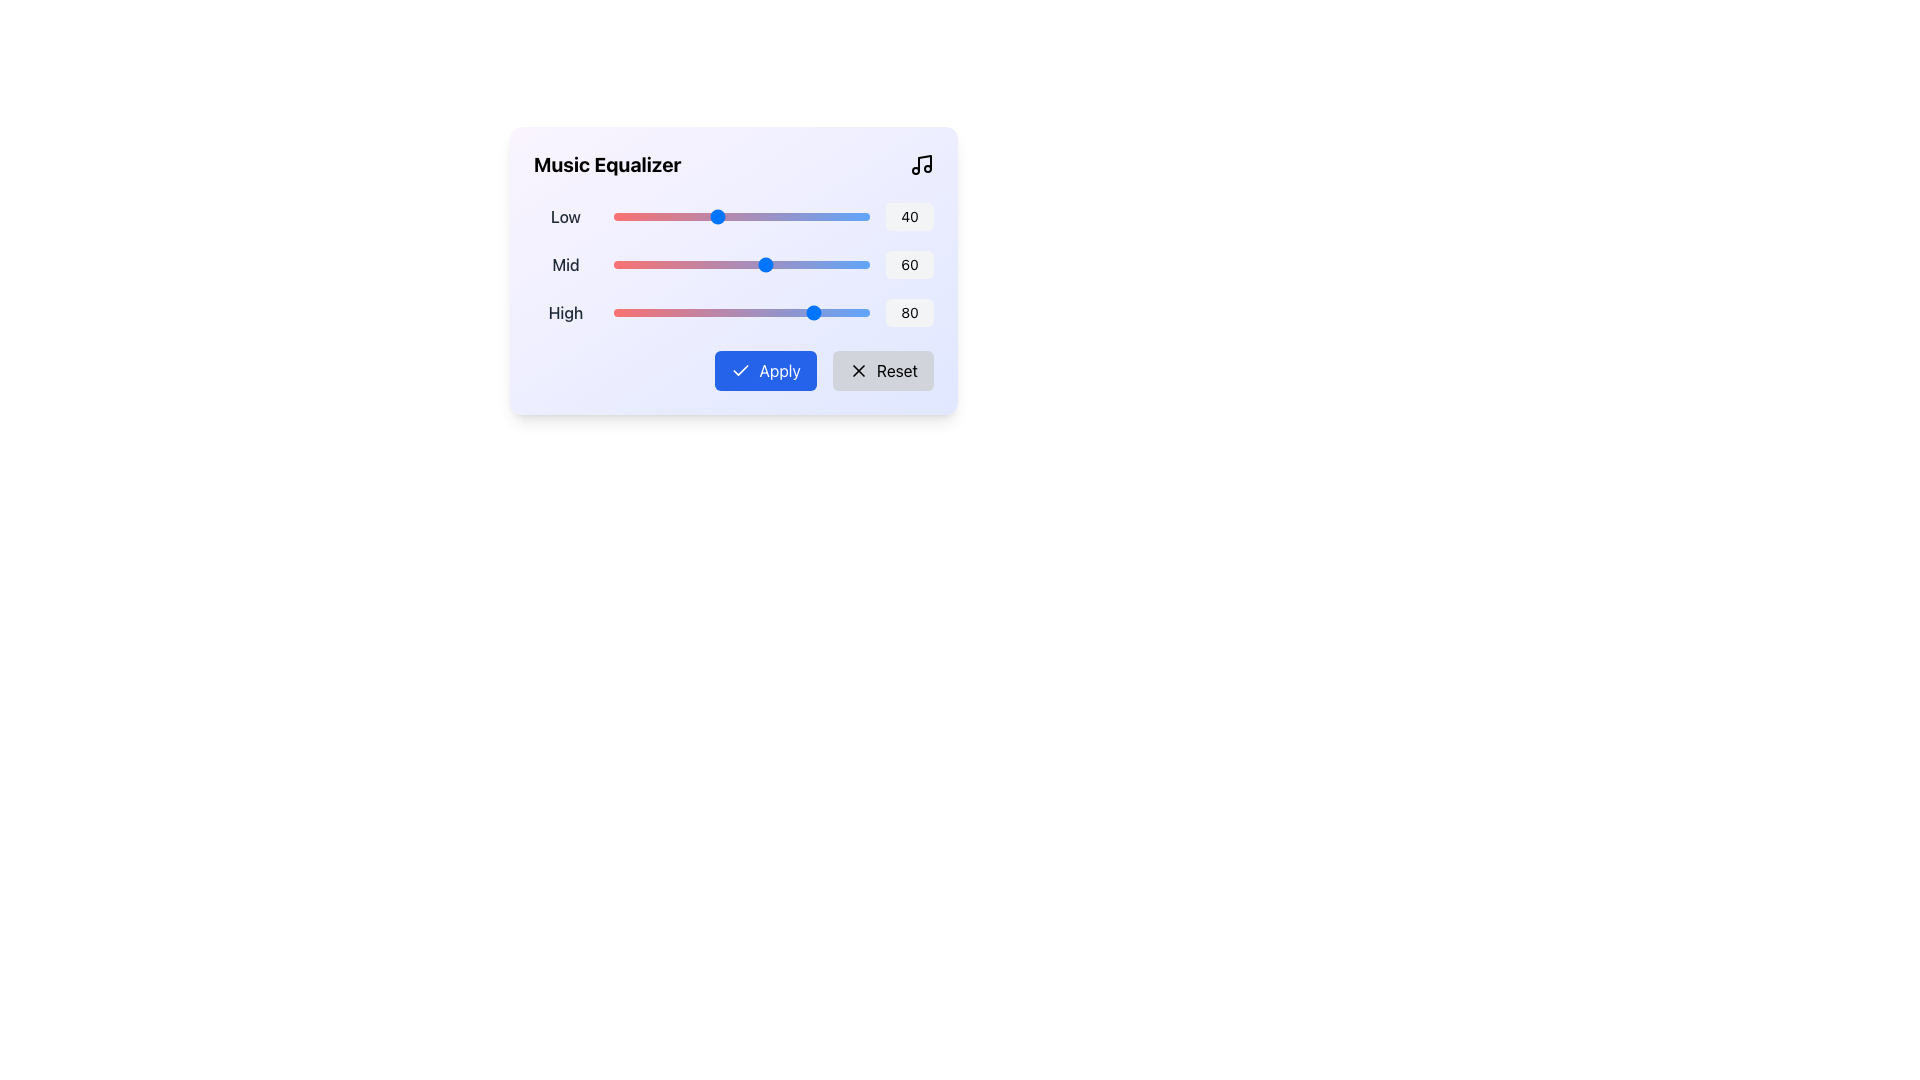  What do you see at coordinates (858, 370) in the screenshot?
I see `the reset icon located to the left of the 'Reset' label in the Music Equalizer interface` at bounding box center [858, 370].